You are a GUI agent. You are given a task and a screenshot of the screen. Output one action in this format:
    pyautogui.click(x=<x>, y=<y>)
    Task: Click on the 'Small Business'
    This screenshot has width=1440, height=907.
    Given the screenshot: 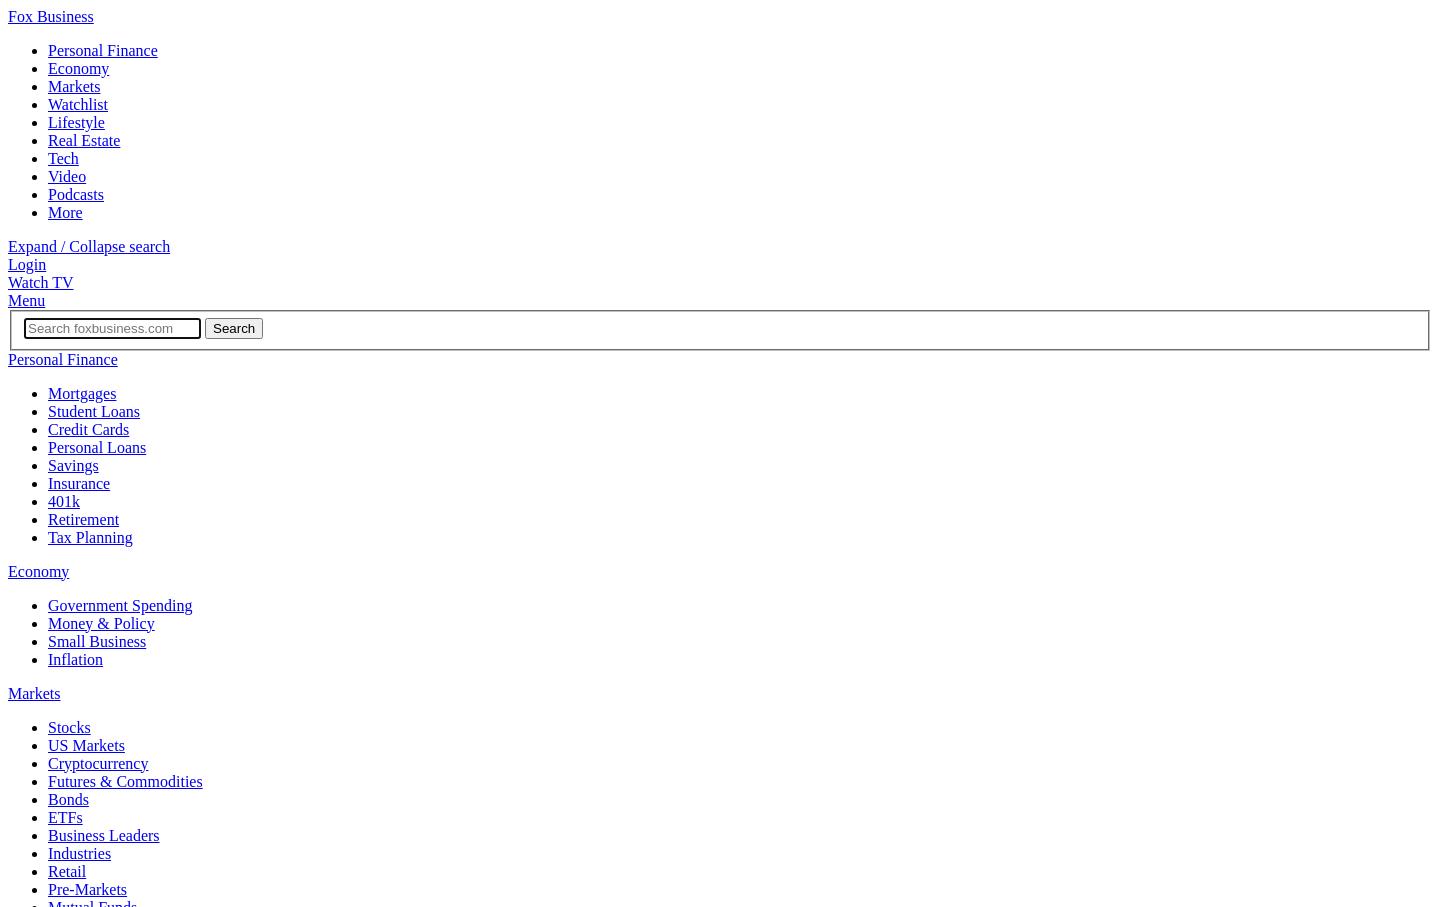 What is the action you would take?
    pyautogui.click(x=46, y=640)
    